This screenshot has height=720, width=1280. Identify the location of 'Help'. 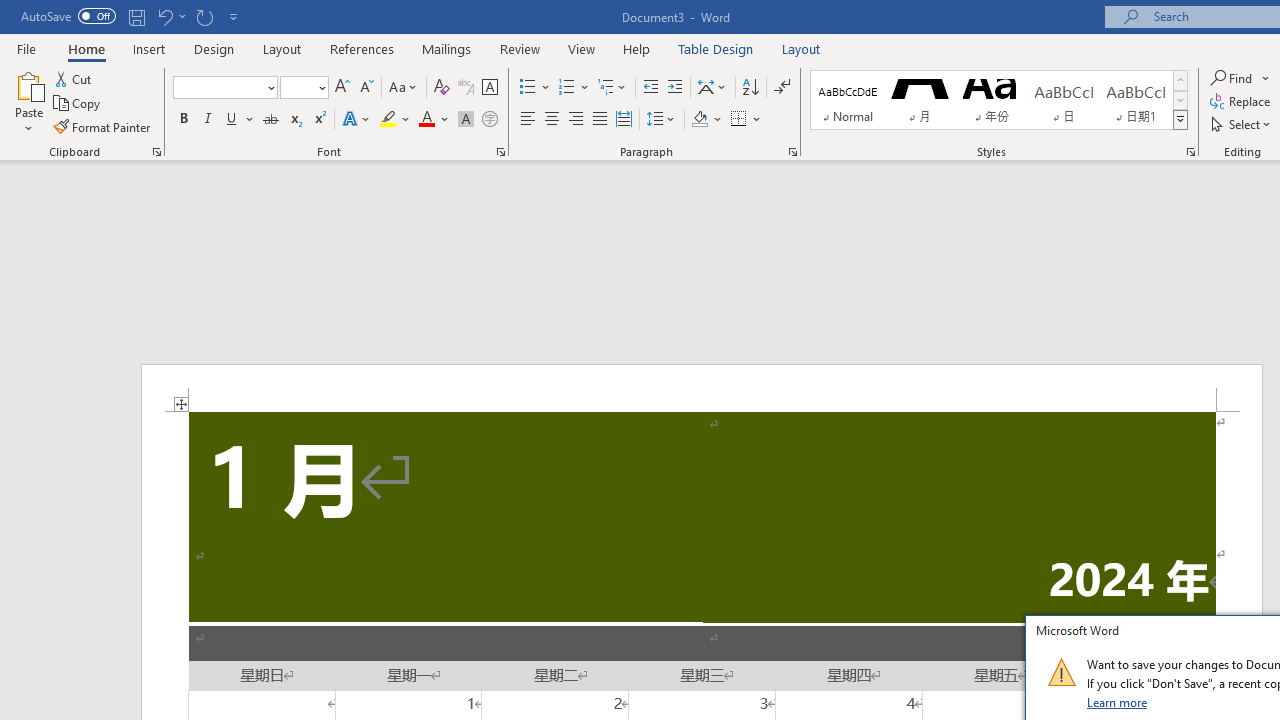
(636, 48).